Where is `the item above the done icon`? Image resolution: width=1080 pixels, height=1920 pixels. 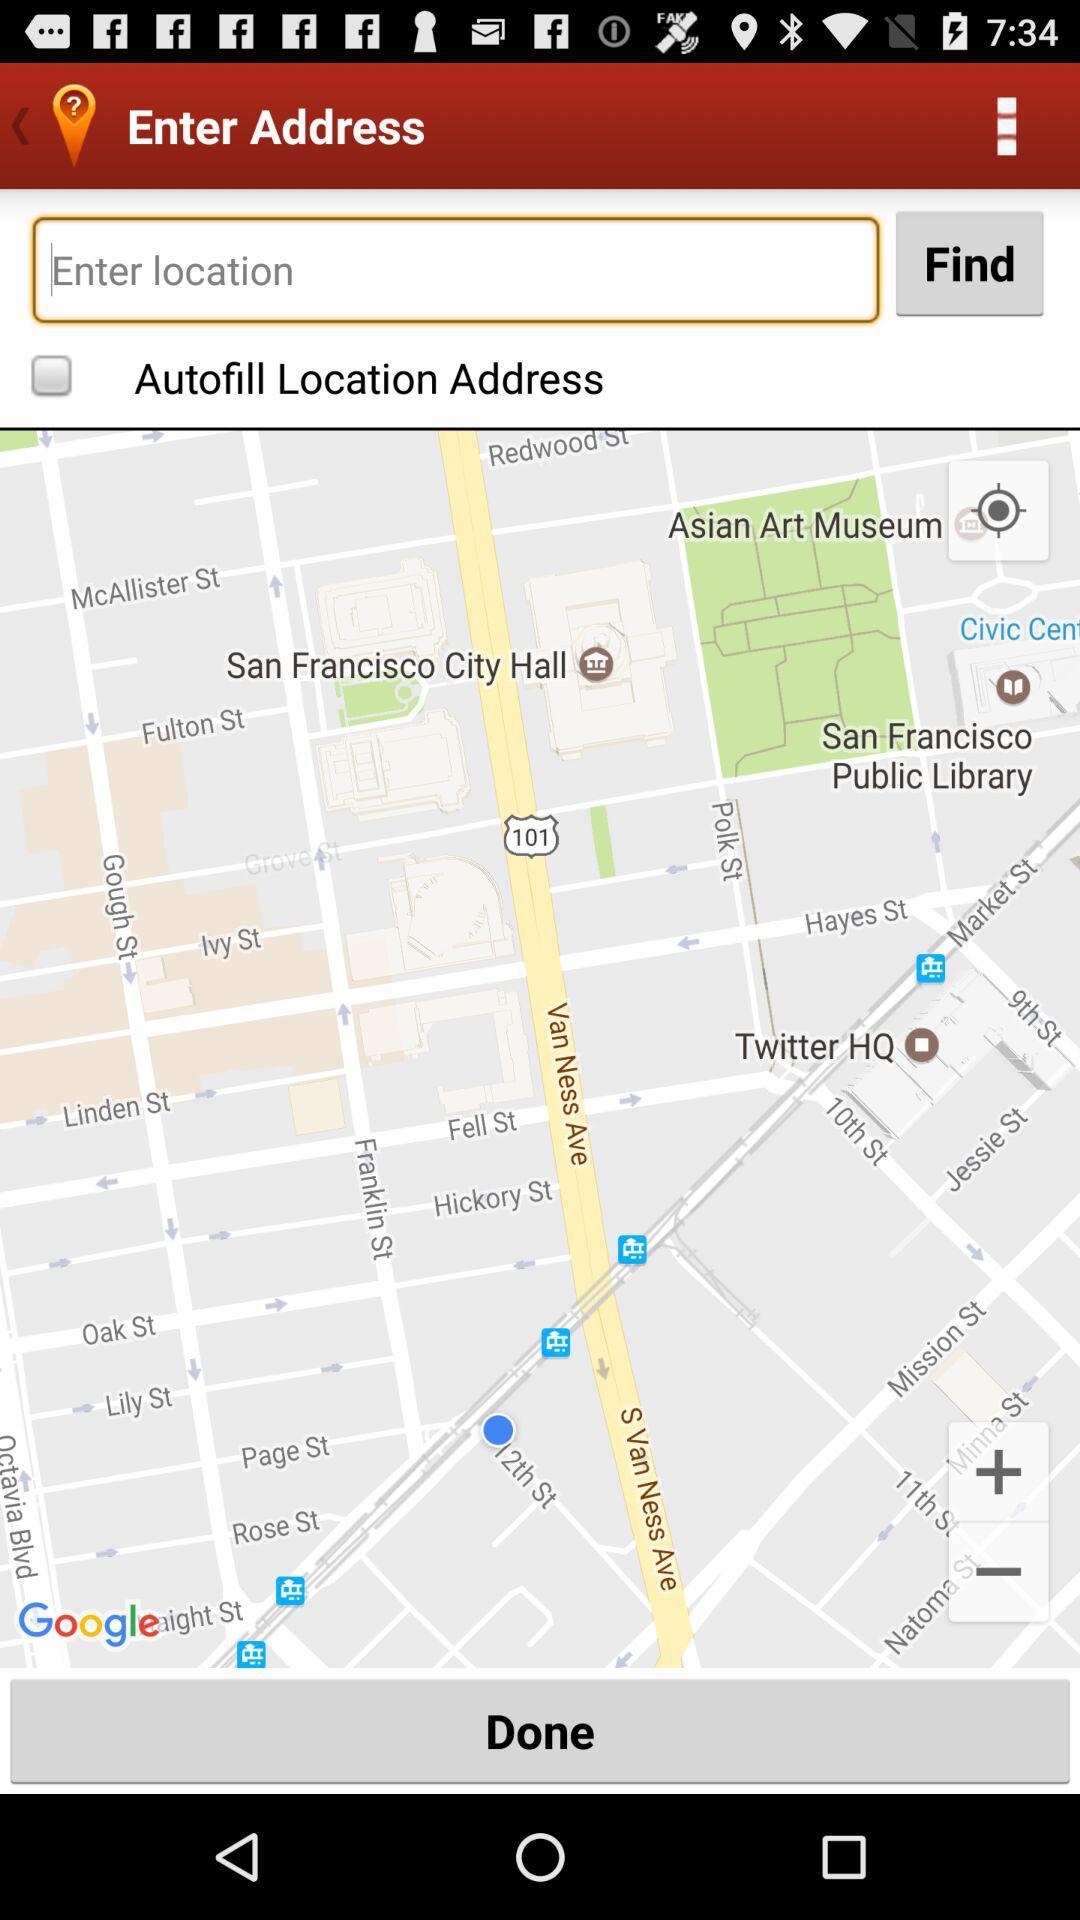 the item above the done icon is located at coordinates (998, 1573).